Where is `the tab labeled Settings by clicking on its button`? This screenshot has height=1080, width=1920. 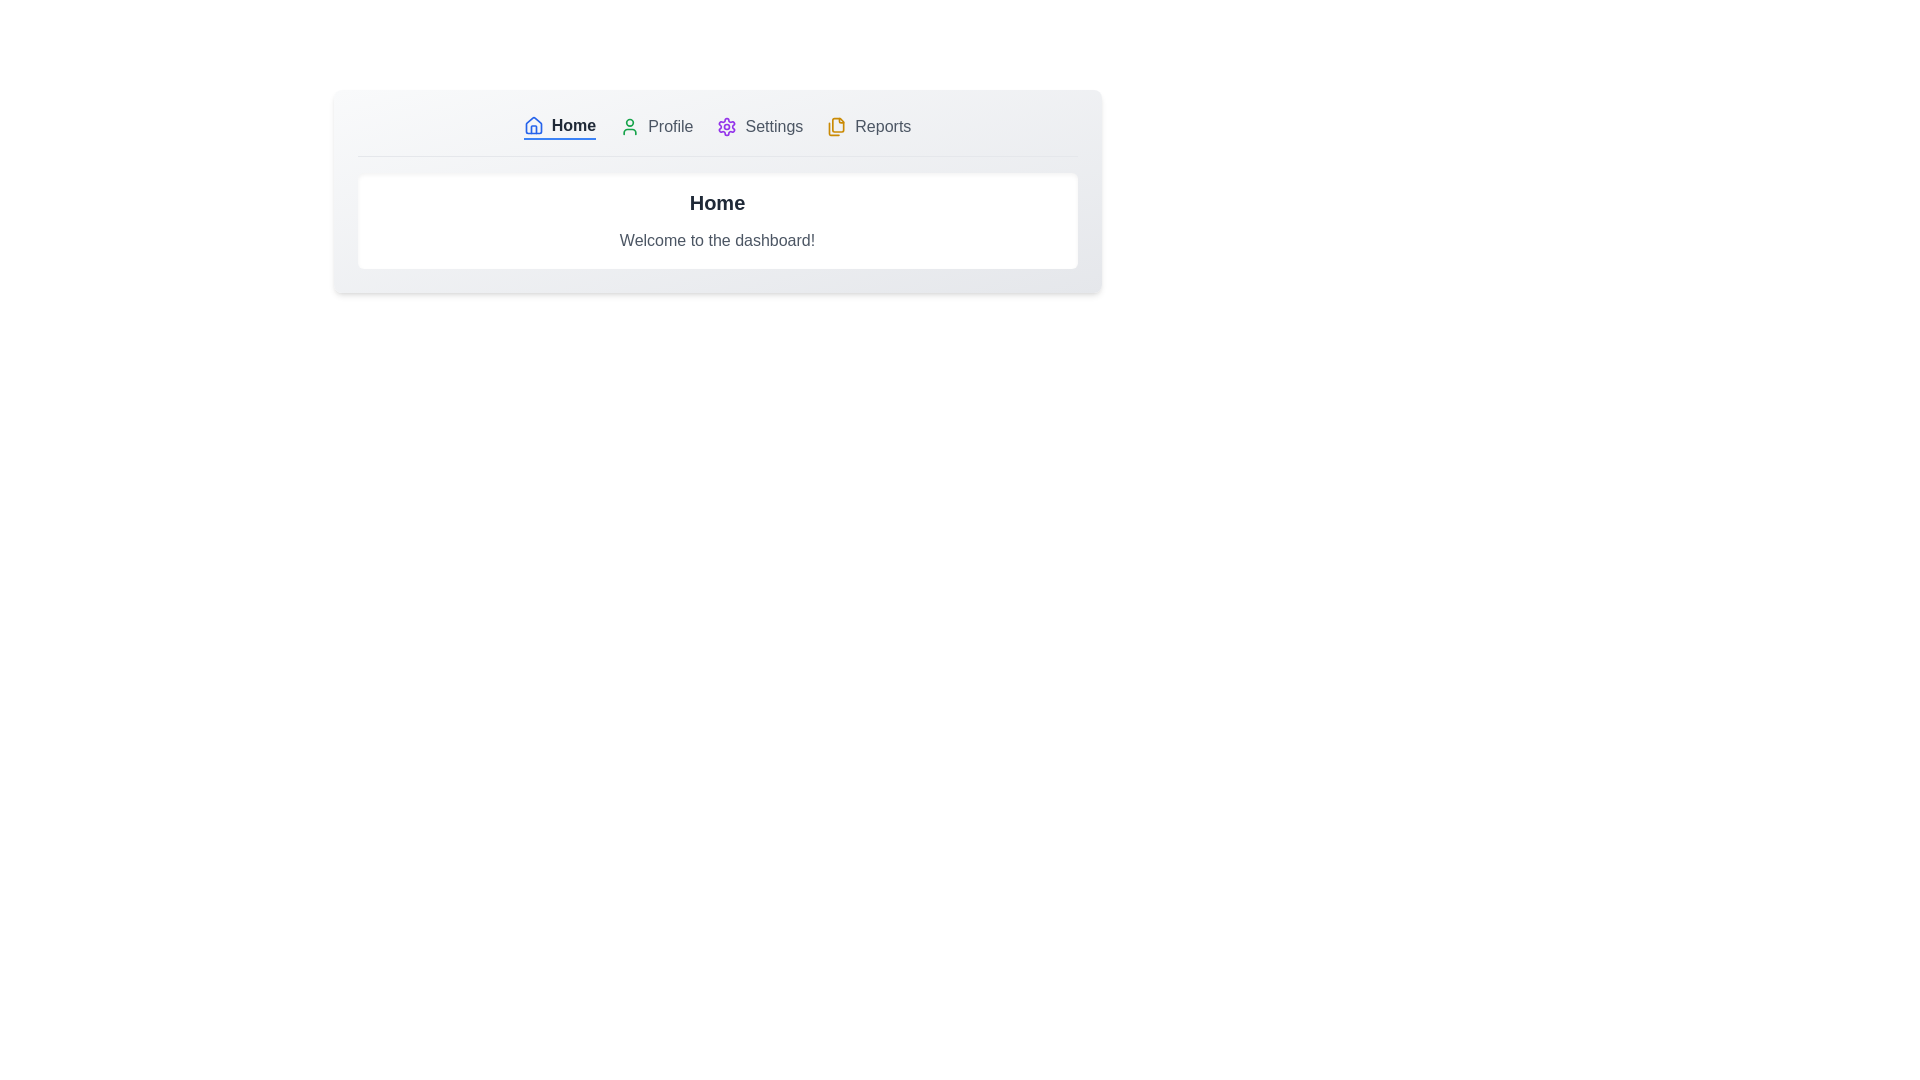
the tab labeled Settings by clicking on its button is located at coordinates (759, 127).